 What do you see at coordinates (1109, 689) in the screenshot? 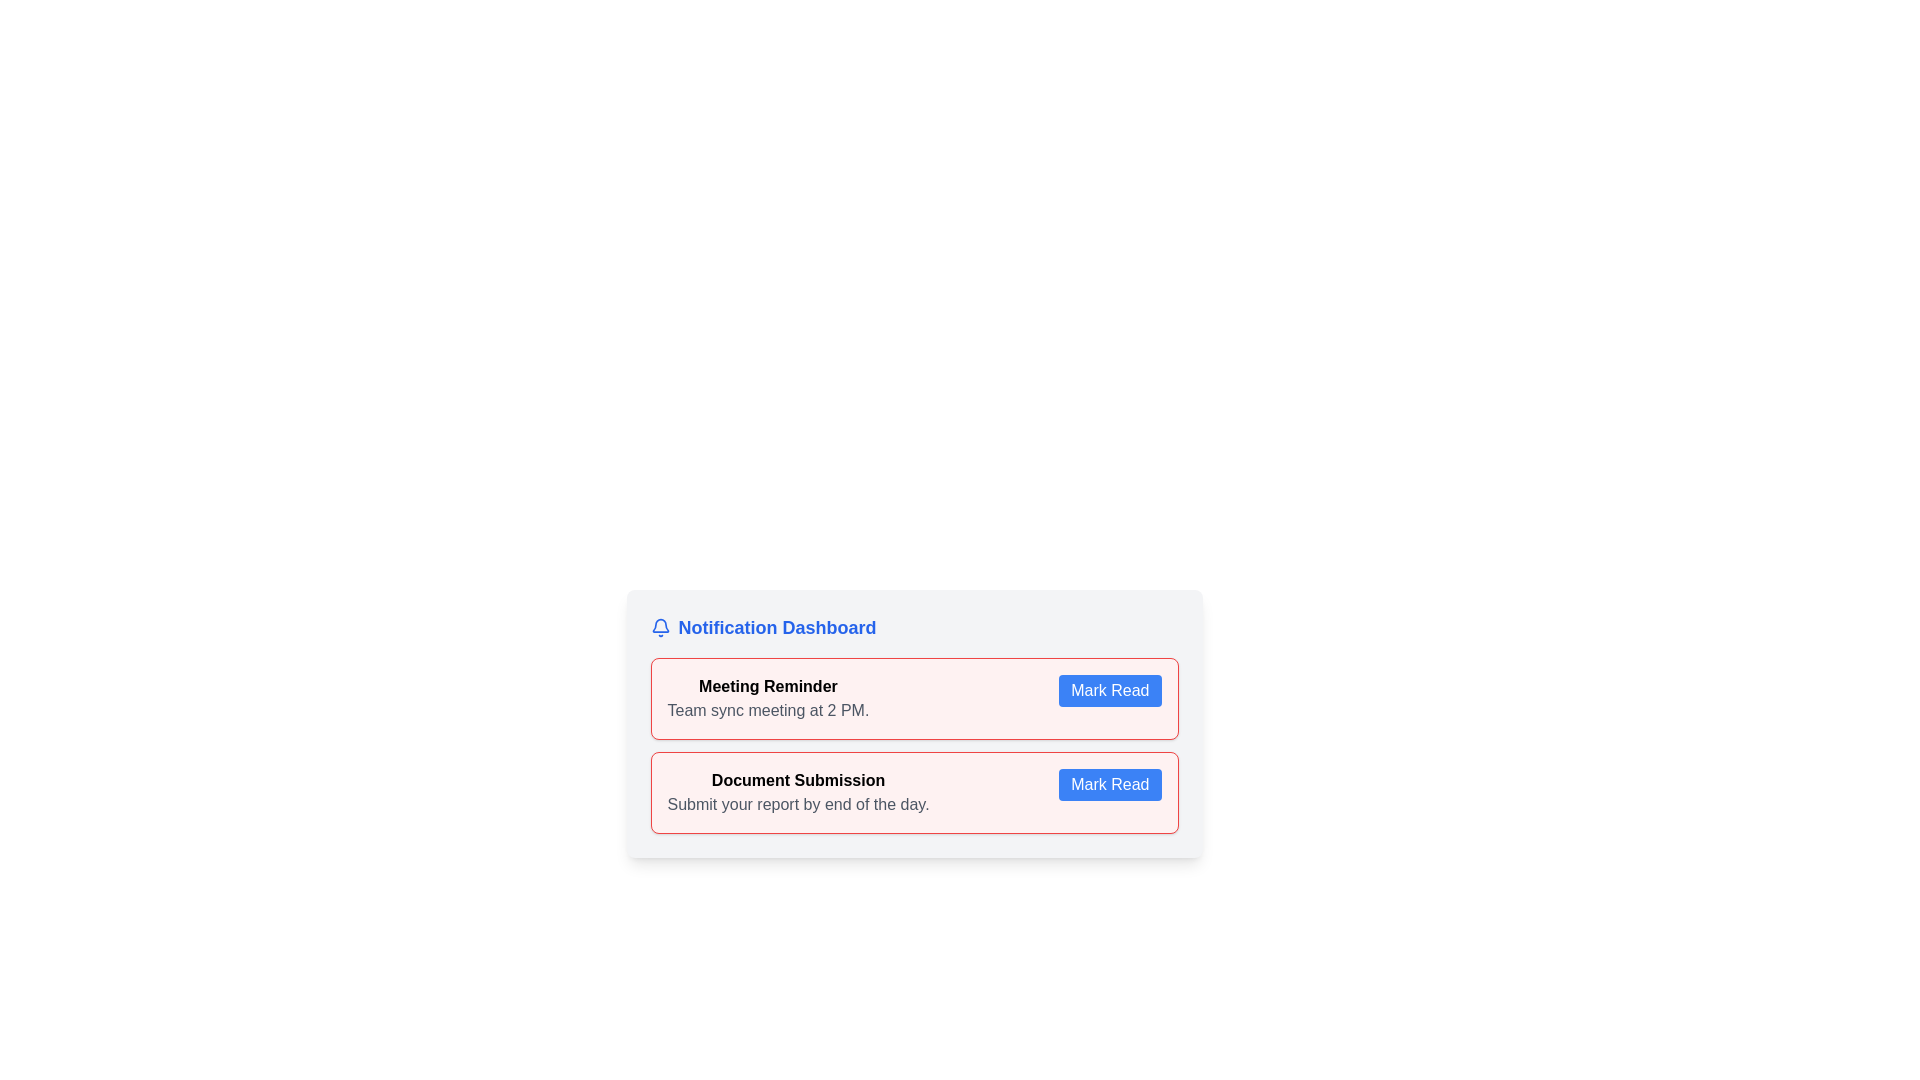
I see `the 'Mark Read' button with a blue background and white text, located within the notification card for the meeting reminder` at bounding box center [1109, 689].